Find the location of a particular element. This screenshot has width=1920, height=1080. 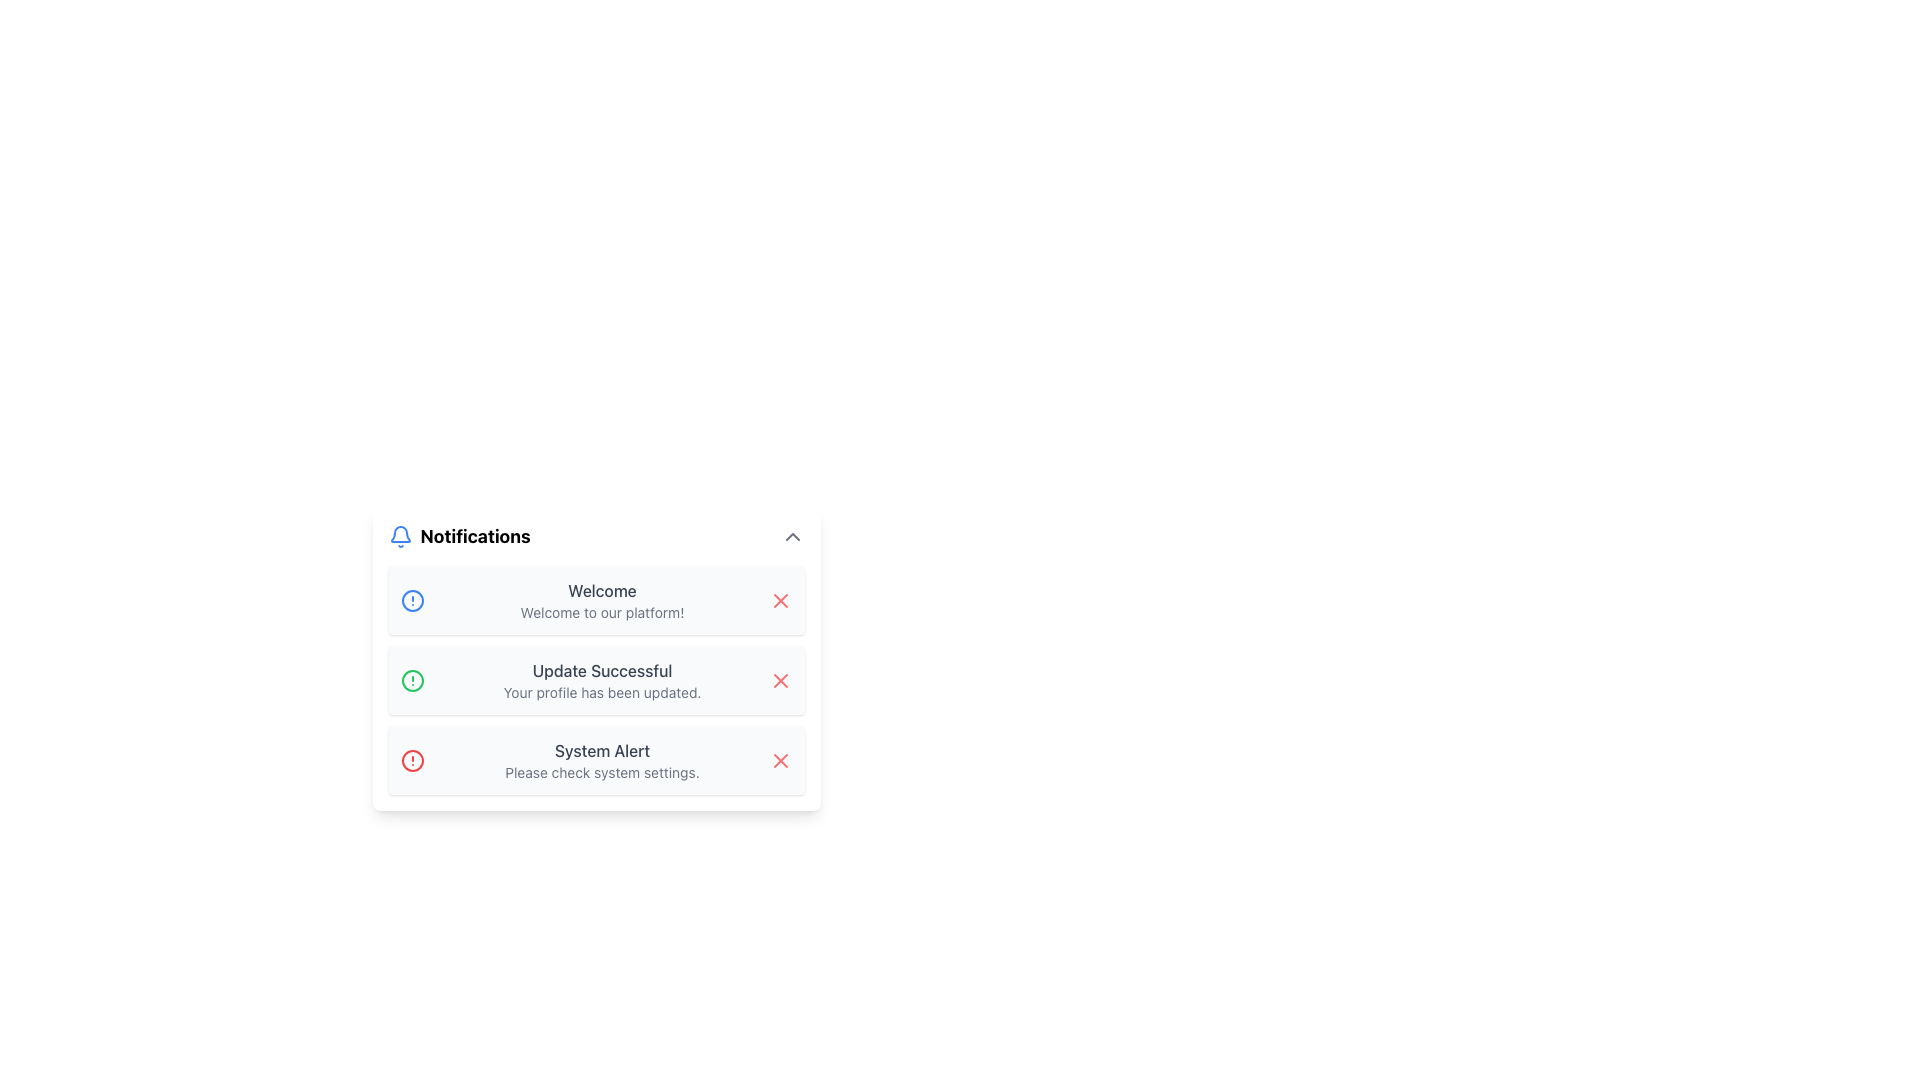

the button at the far right of the 'Notifications' header section is located at coordinates (791, 535).